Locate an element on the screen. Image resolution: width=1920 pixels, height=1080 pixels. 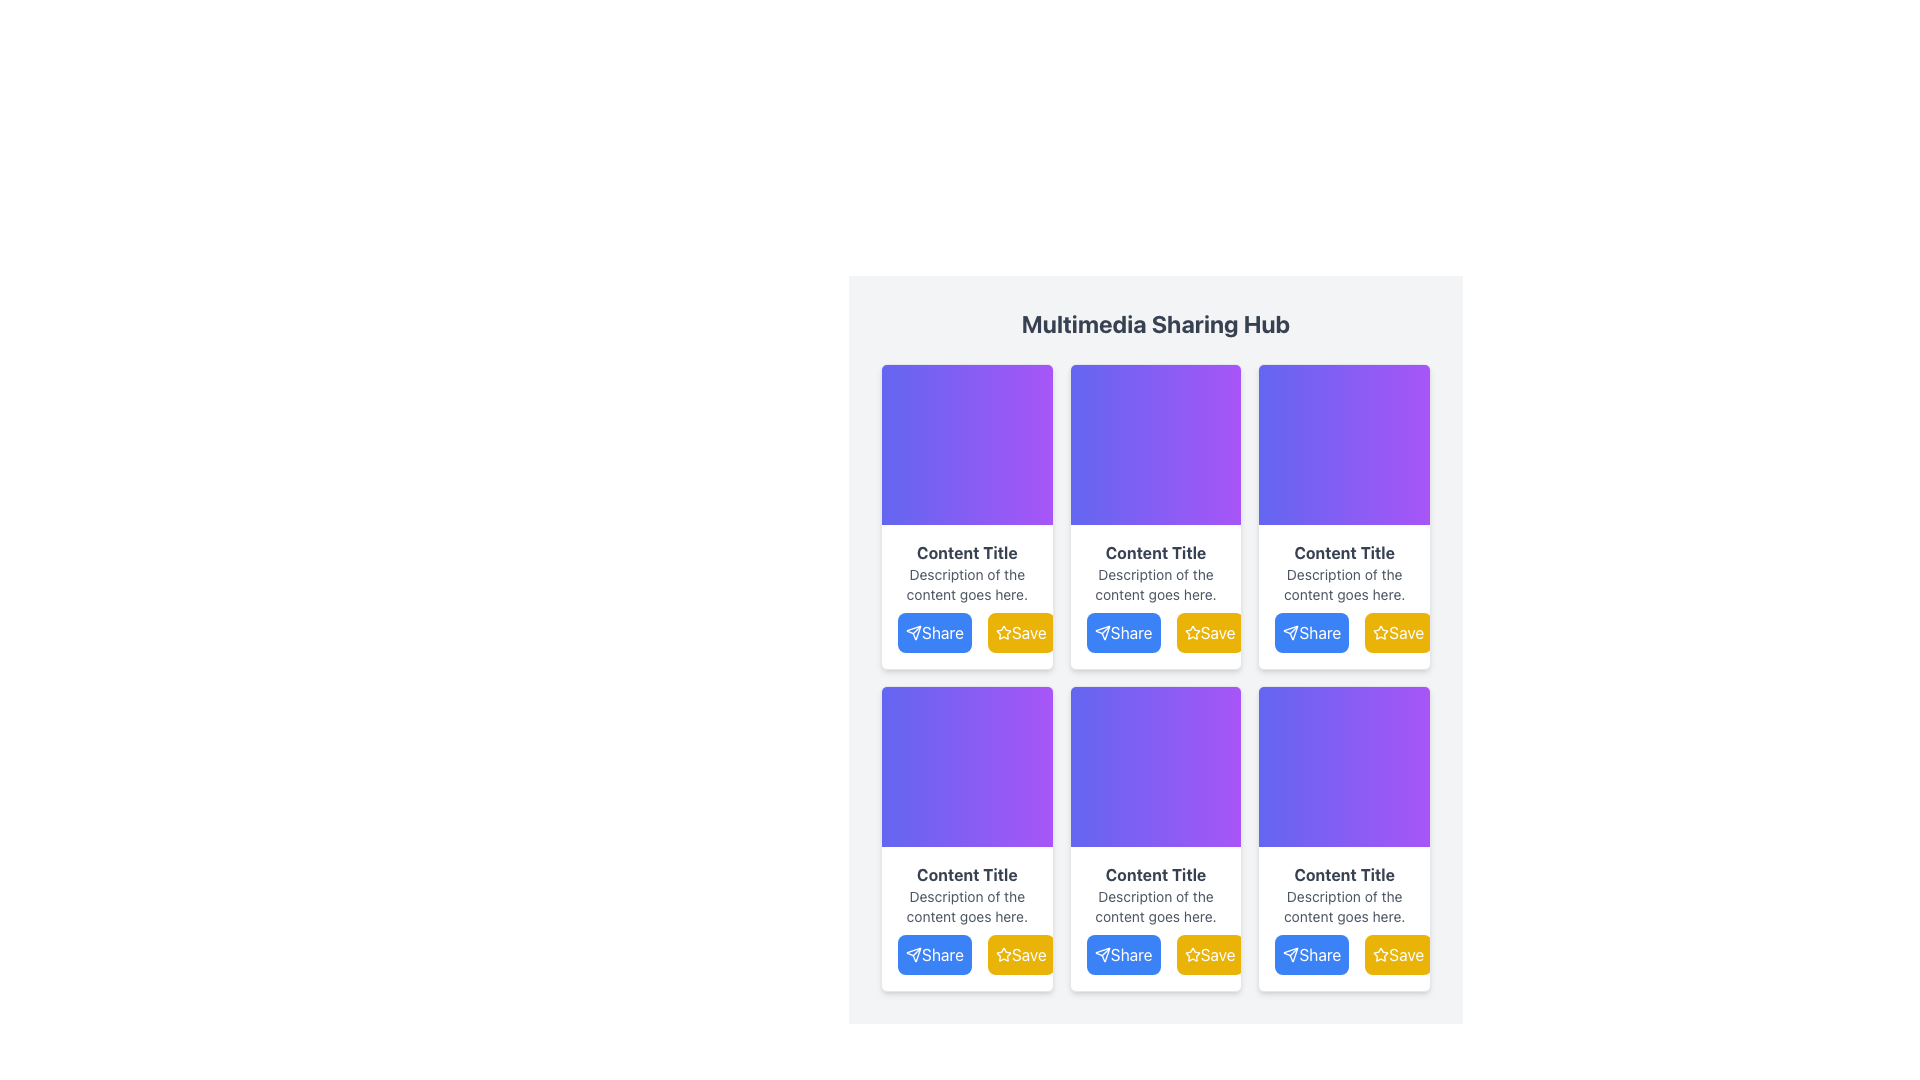
the share button located in the fourth card from the left and third row from the top to share the content is located at coordinates (1156, 954).